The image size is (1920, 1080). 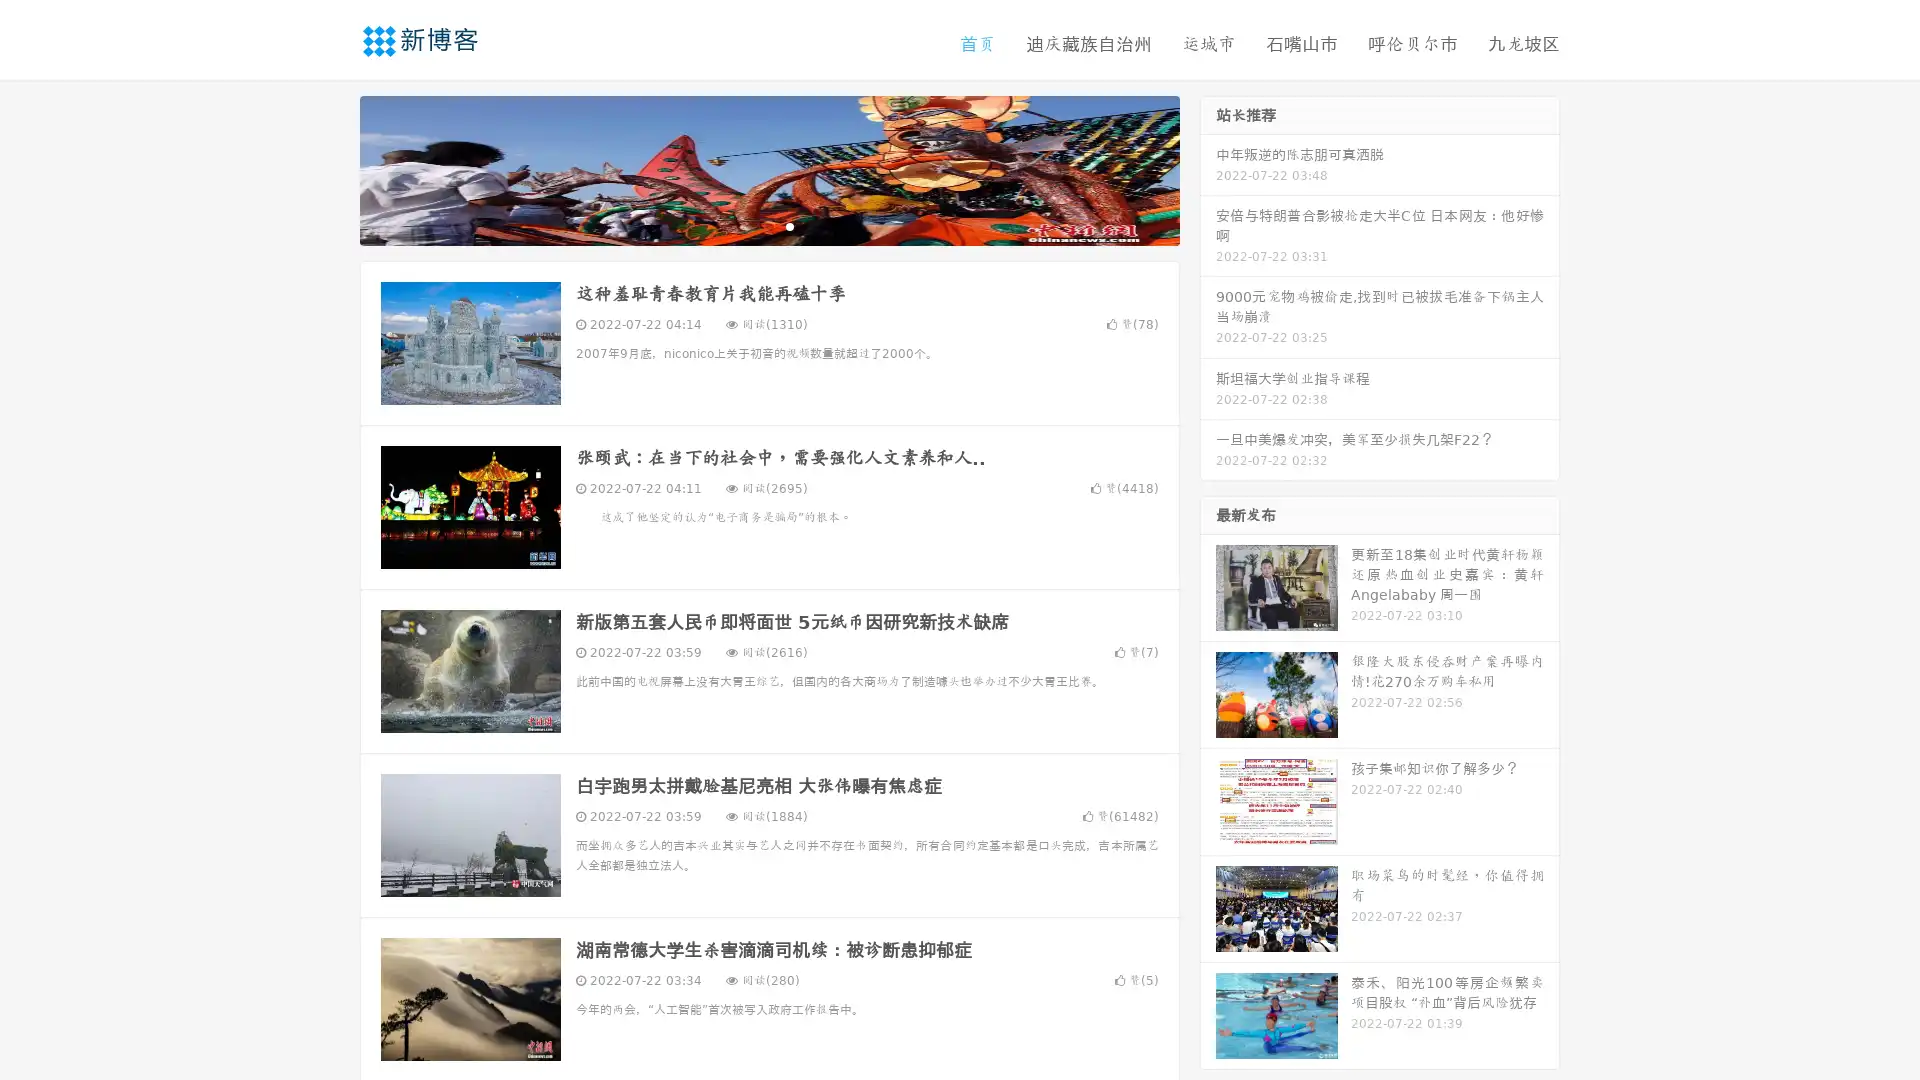 I want to click on Go to slide 3, so click(x=789, y=225).